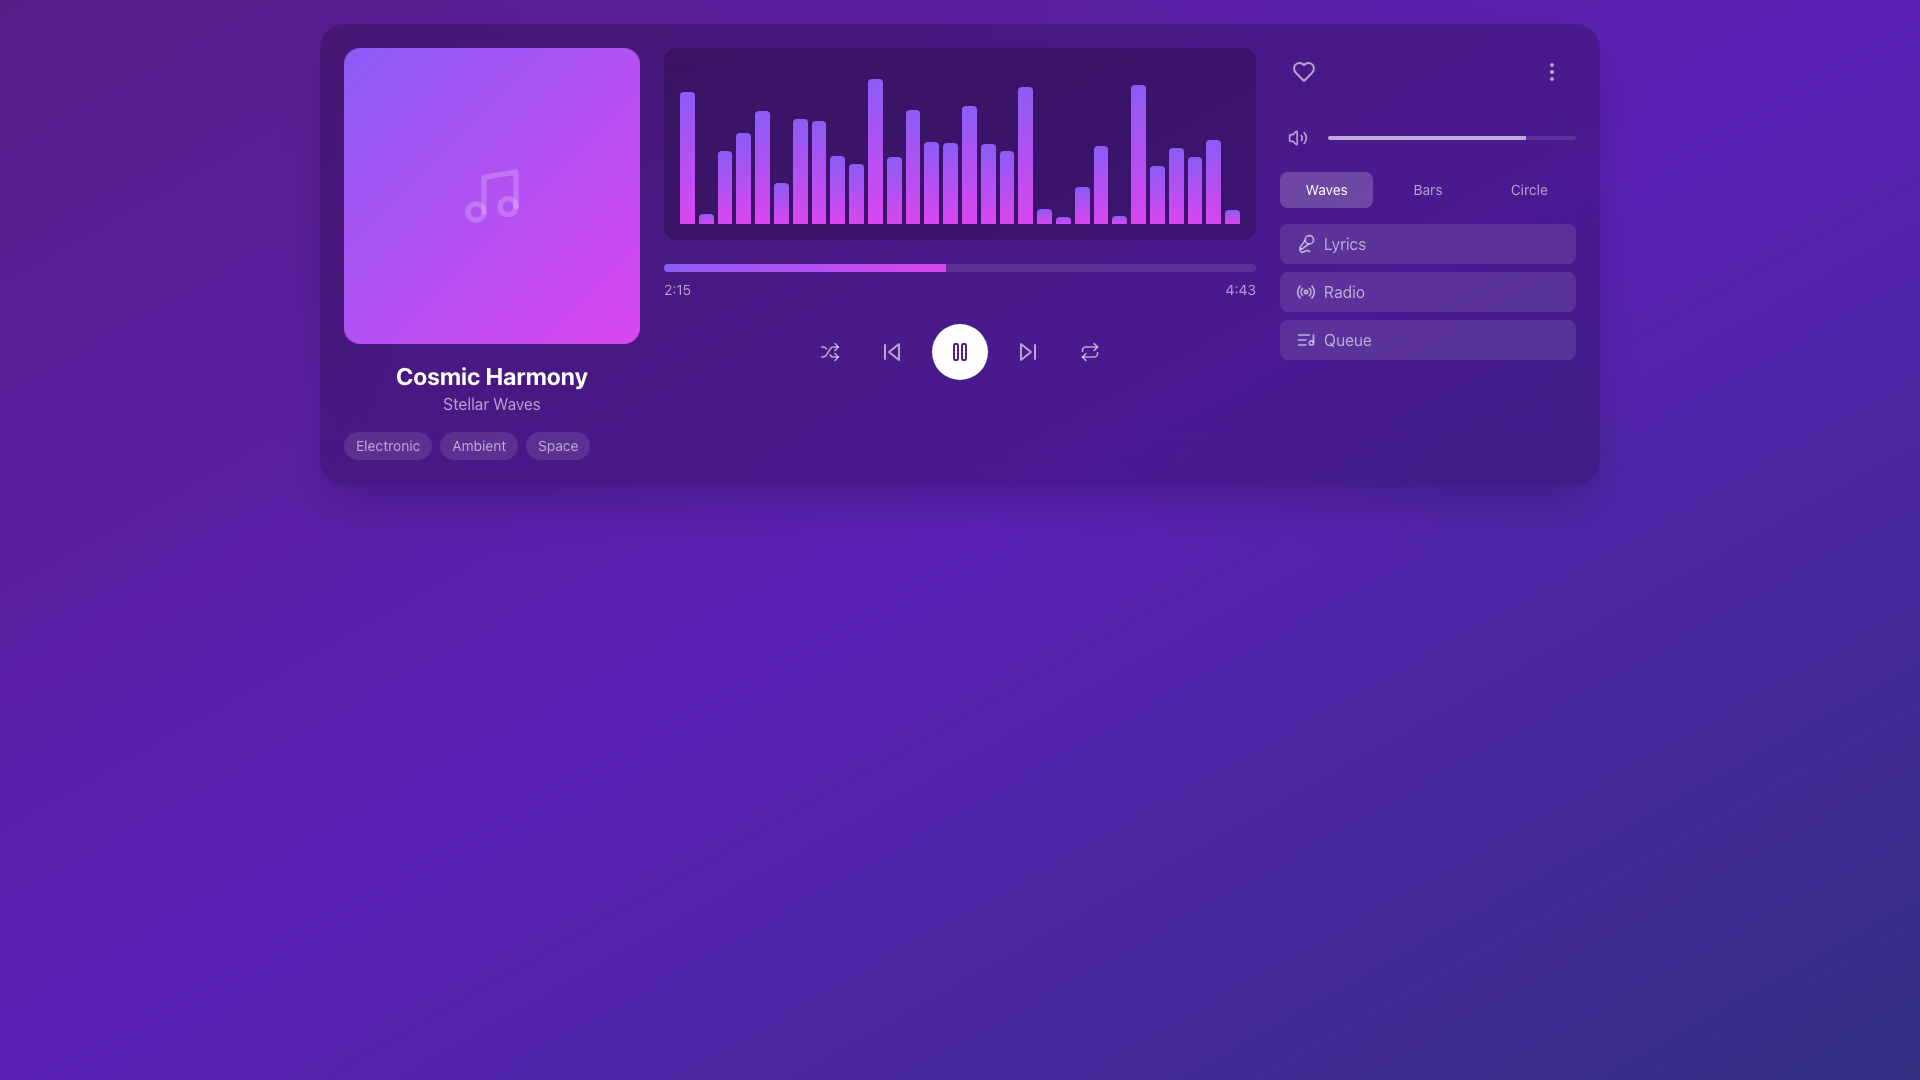 This screenshot has height=1080, width=1920. Describe the element at coordinates (1081, 205) in the screenshot. I see `the audio bar, which is the 22nd vertical bar in a sequence, displaying a gradient from fuchsia to violet with rounded top corners` at that location.